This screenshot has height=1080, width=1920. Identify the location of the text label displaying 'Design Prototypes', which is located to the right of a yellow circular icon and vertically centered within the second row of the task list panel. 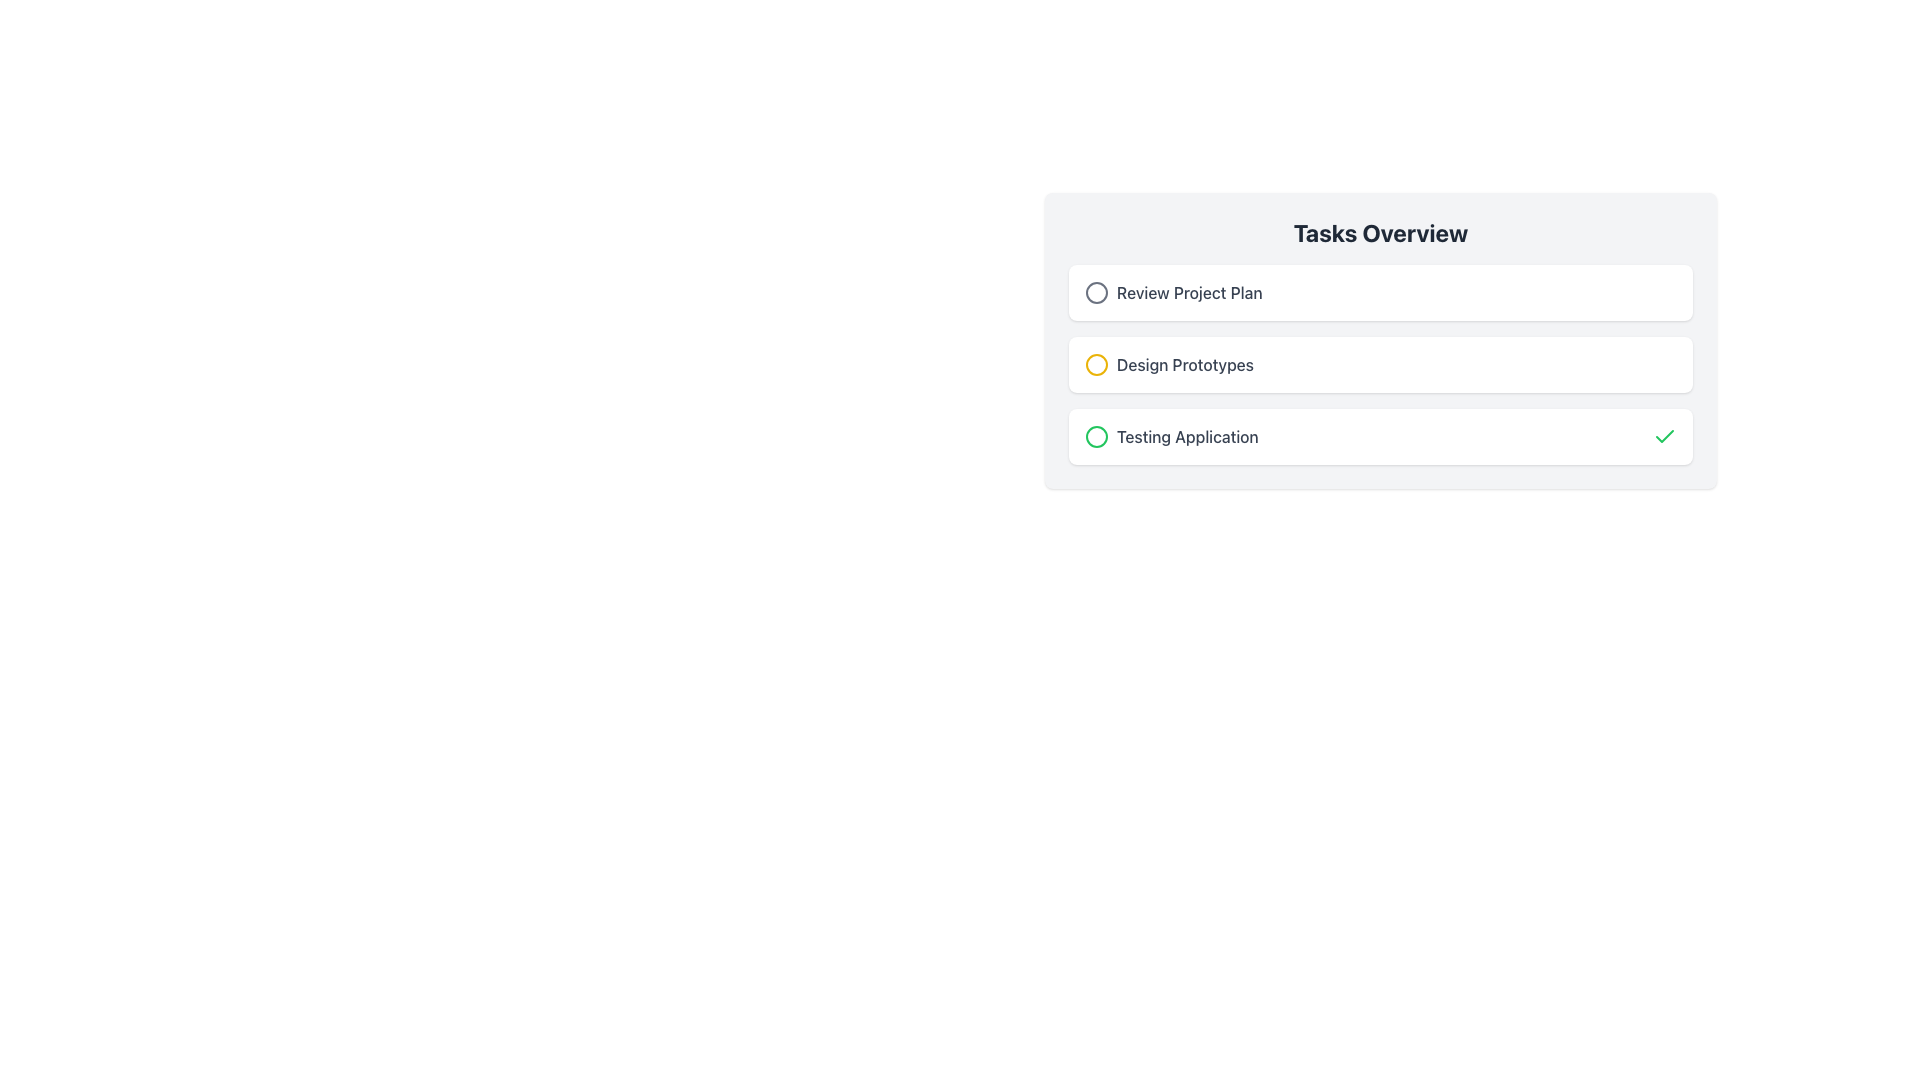
(1185, 365).